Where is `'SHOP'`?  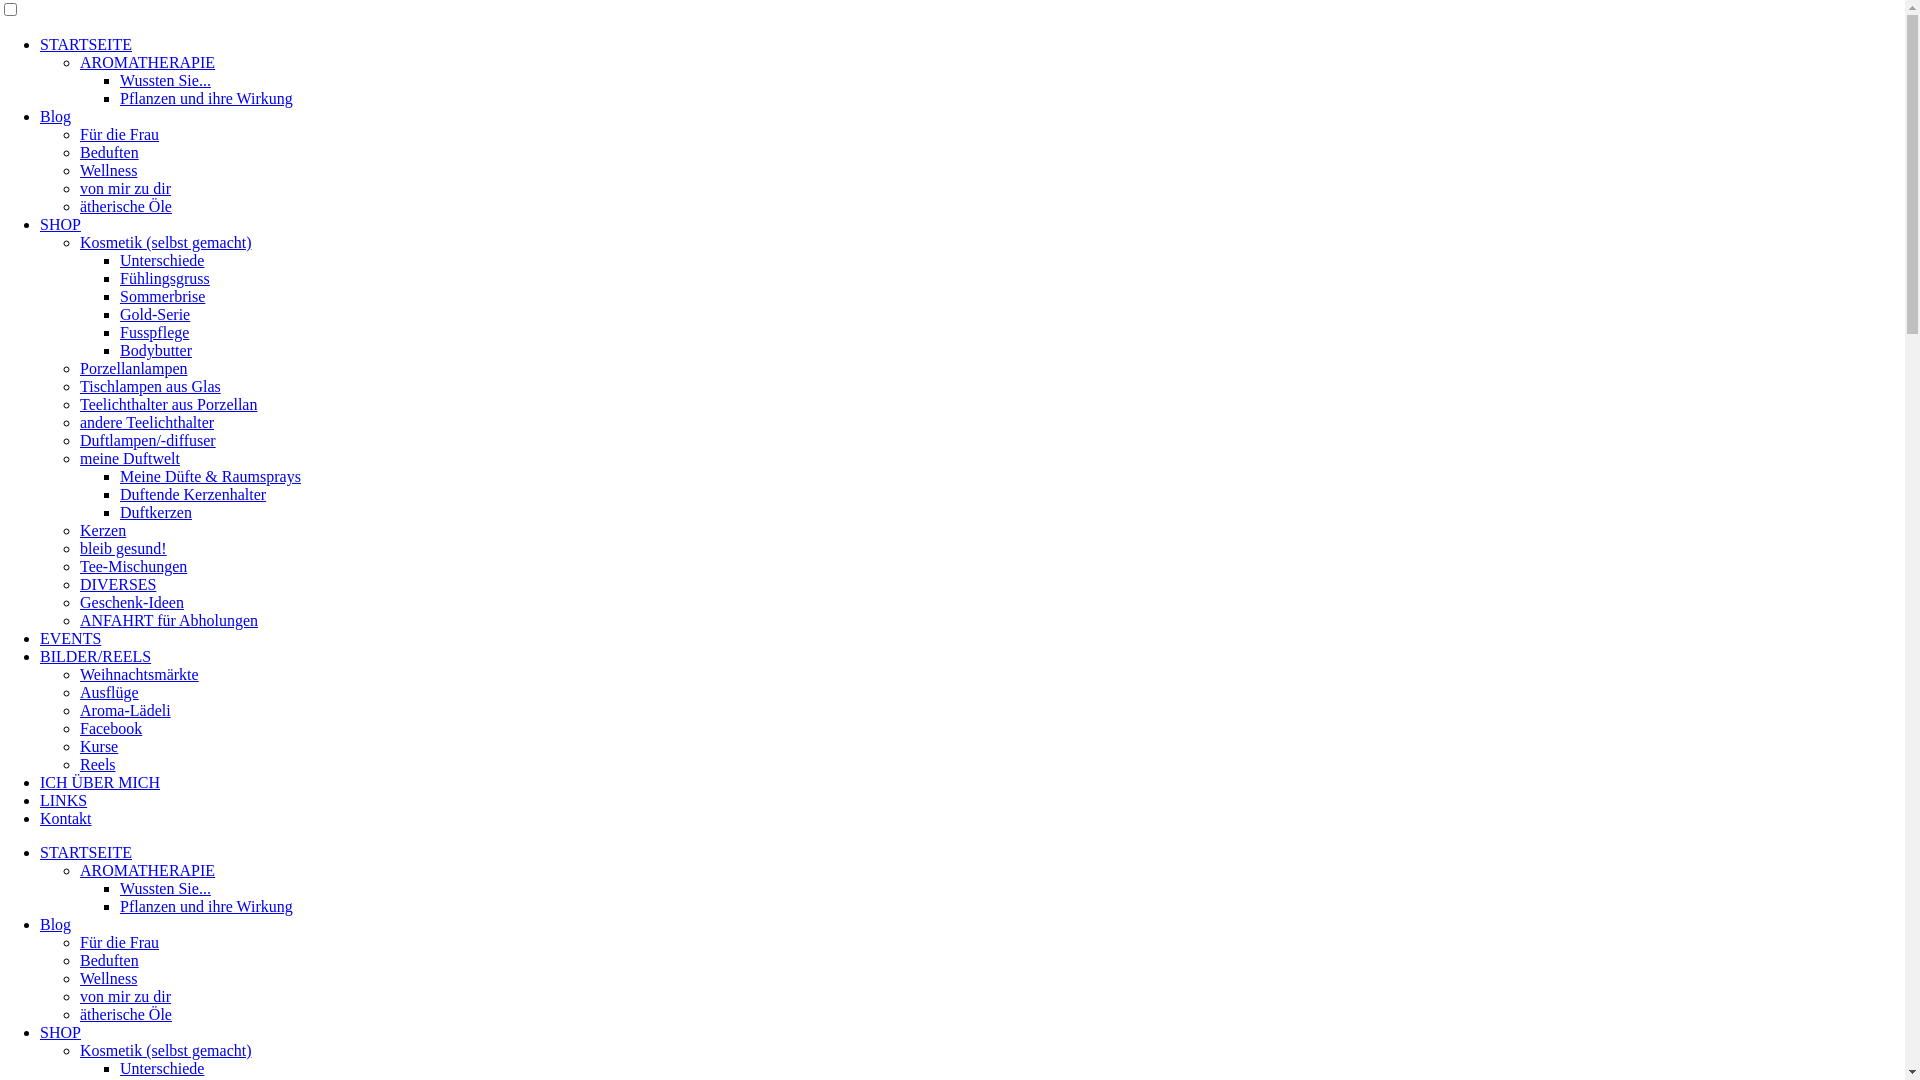 'SHOP' is located at coordinates (60, 224).